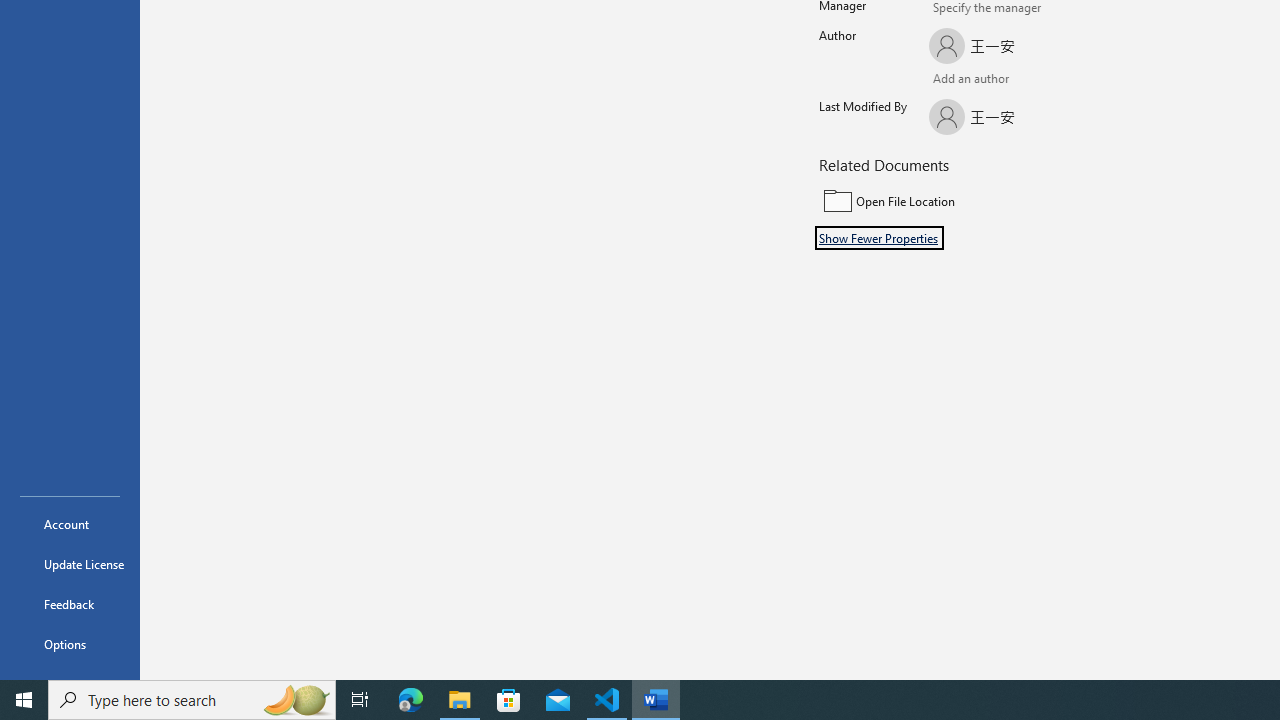 This screenshot has width=1280, height=720. I want to click on 'Open File Location', so click(952, 201).